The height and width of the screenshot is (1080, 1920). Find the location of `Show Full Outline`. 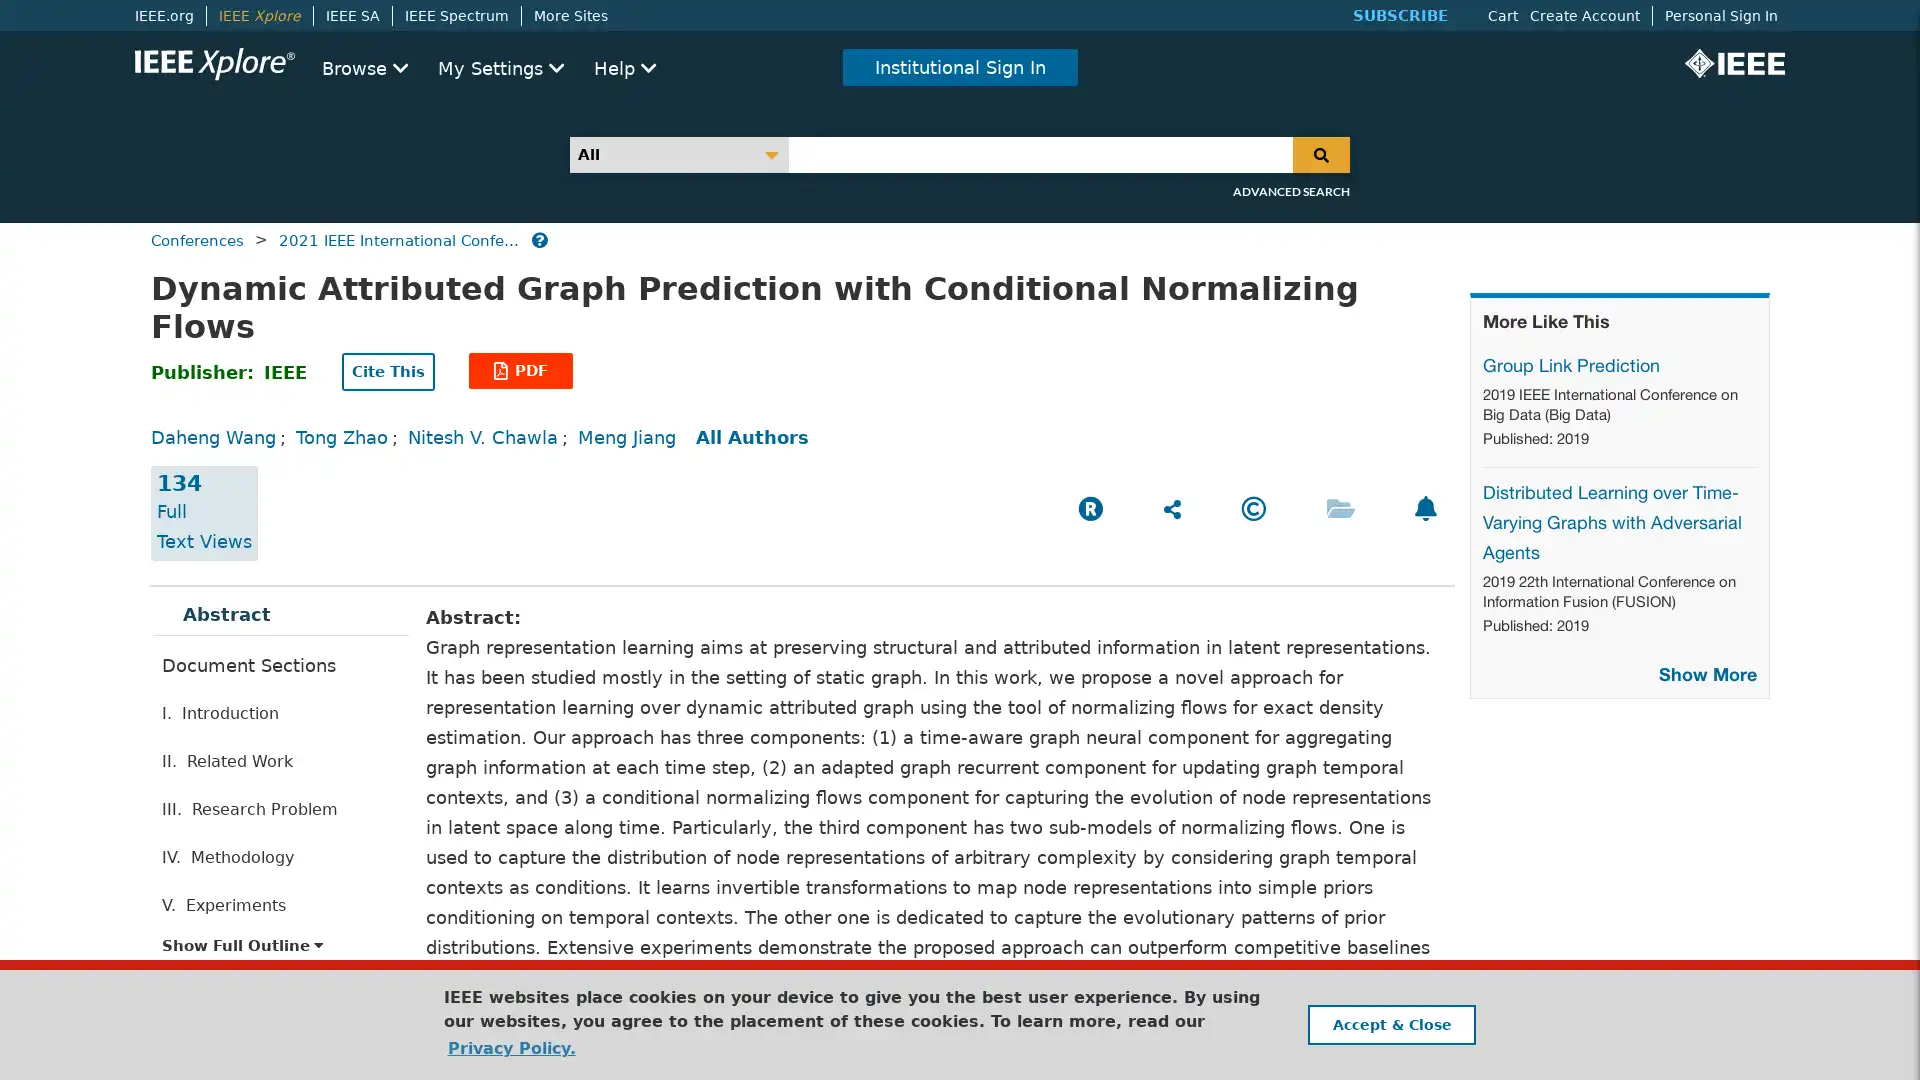

Show Full Outline is located at coordinates (242, 945).